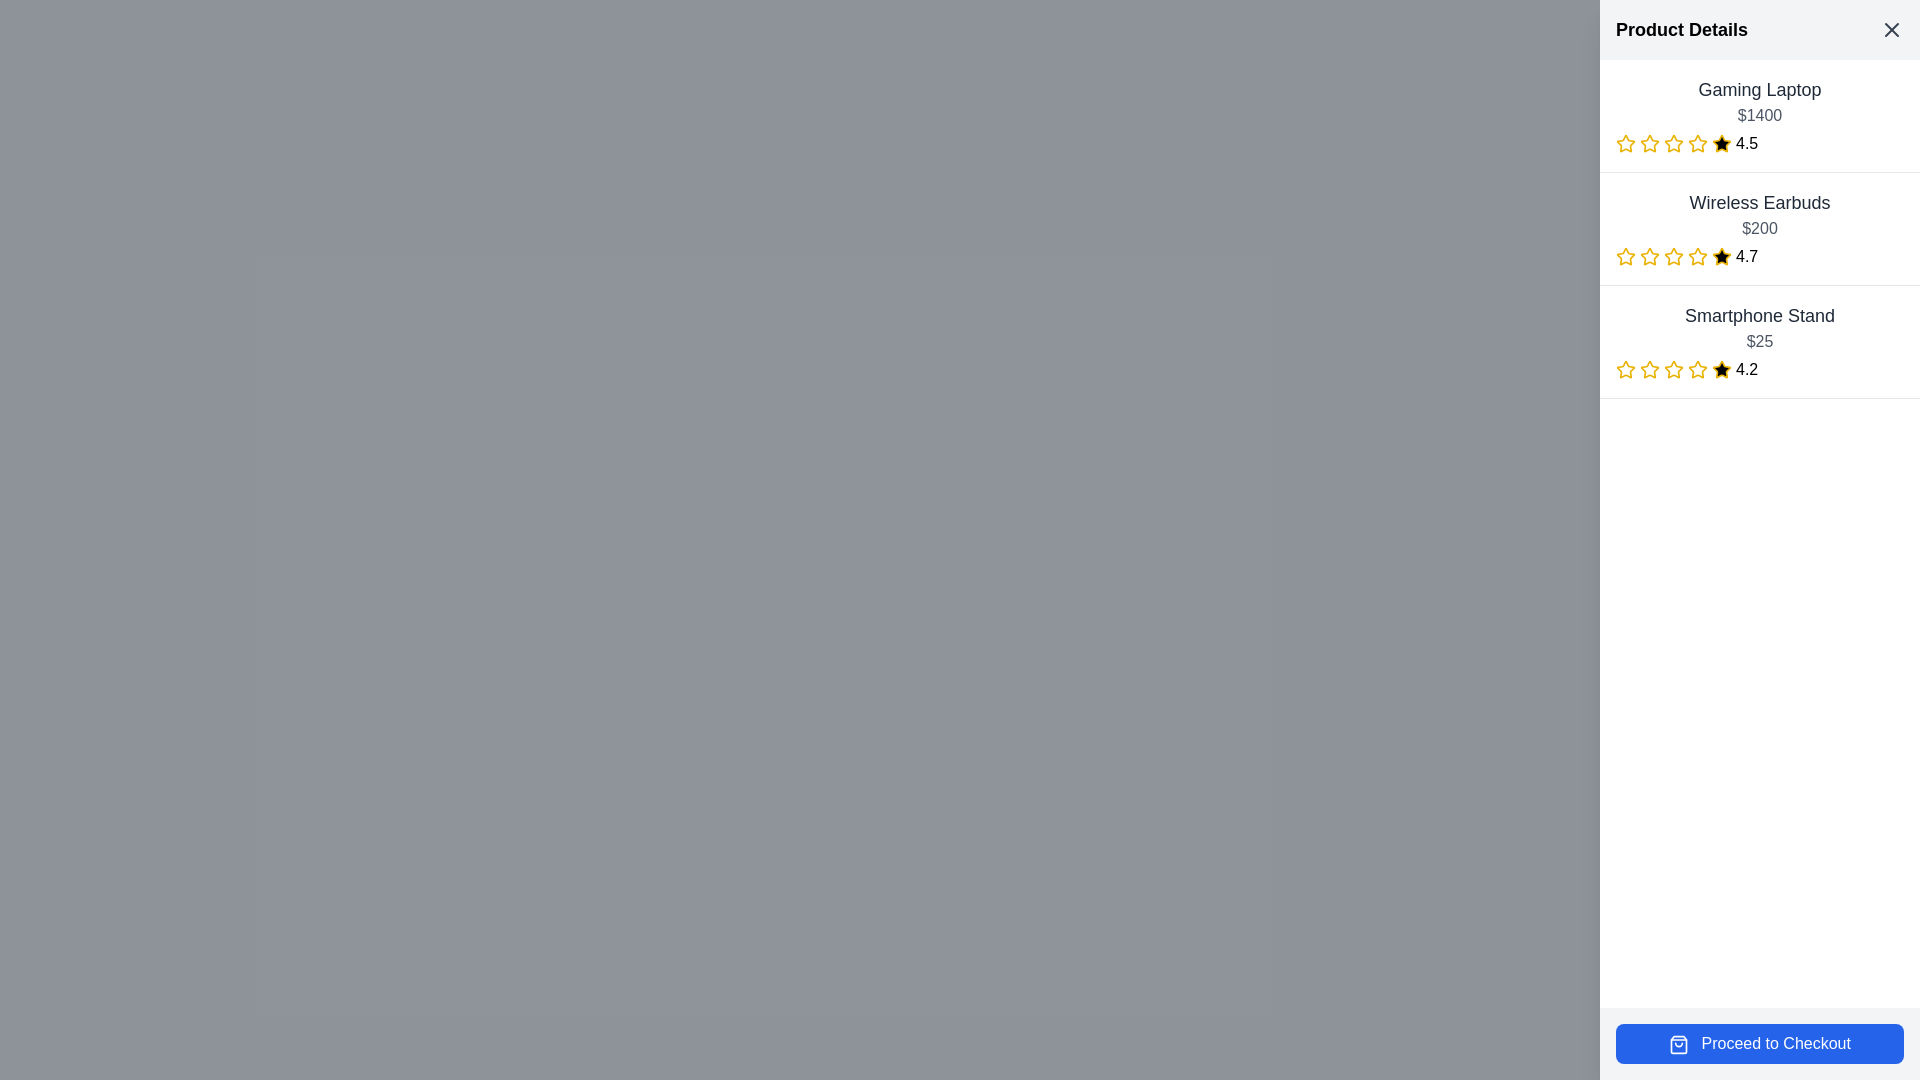 Image resolution: width=1920 pixels, height=1080 pixels. What do you see at coordinates (1650, 370) in the screenshot?
I see `the yellow star icon, which is the third star in the rating sequence for the 'Smartphone Stand' product` at bounding box center [1650, 370].